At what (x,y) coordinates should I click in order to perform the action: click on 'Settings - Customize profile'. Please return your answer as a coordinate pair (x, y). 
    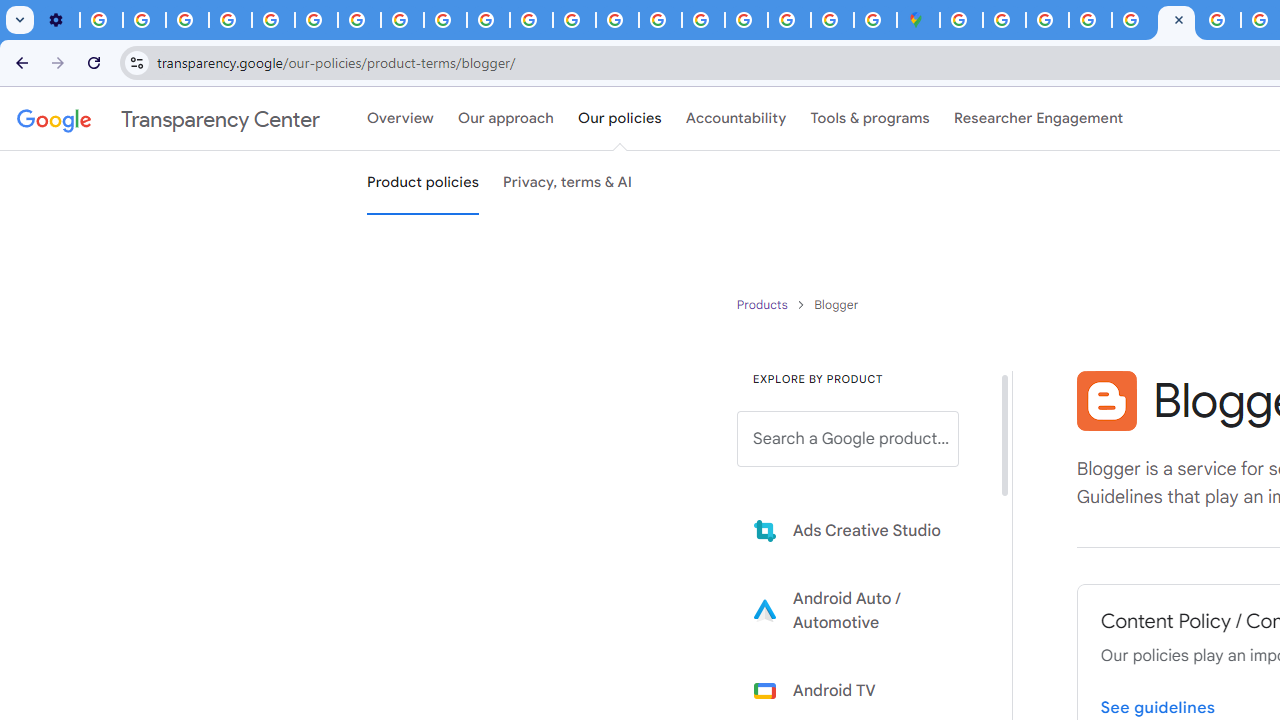
    Looking at the image, I should click on (58, 20).